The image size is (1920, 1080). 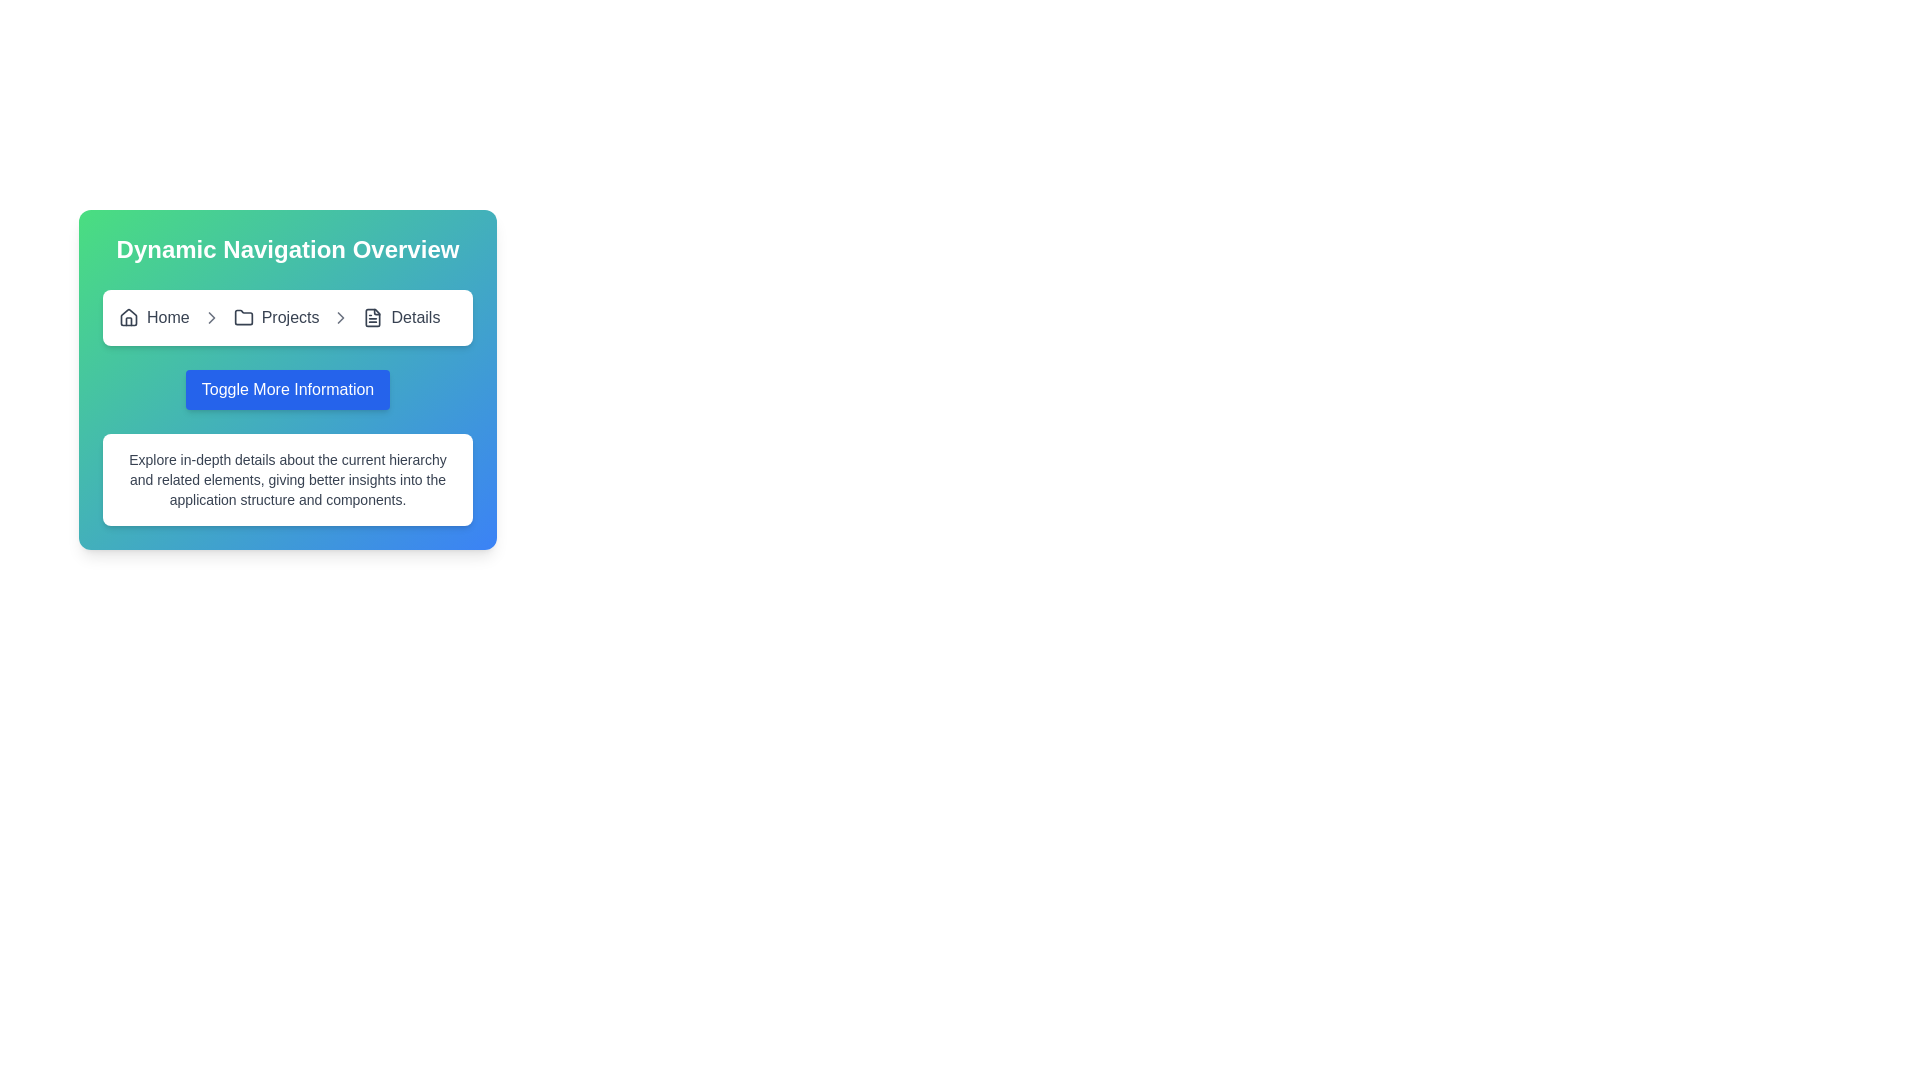 I want to click on the right-pointing chevron icon in the breadcrumb navigation component, which separates 'Projects' and 'Details' labels, so click(x=211, y=316).